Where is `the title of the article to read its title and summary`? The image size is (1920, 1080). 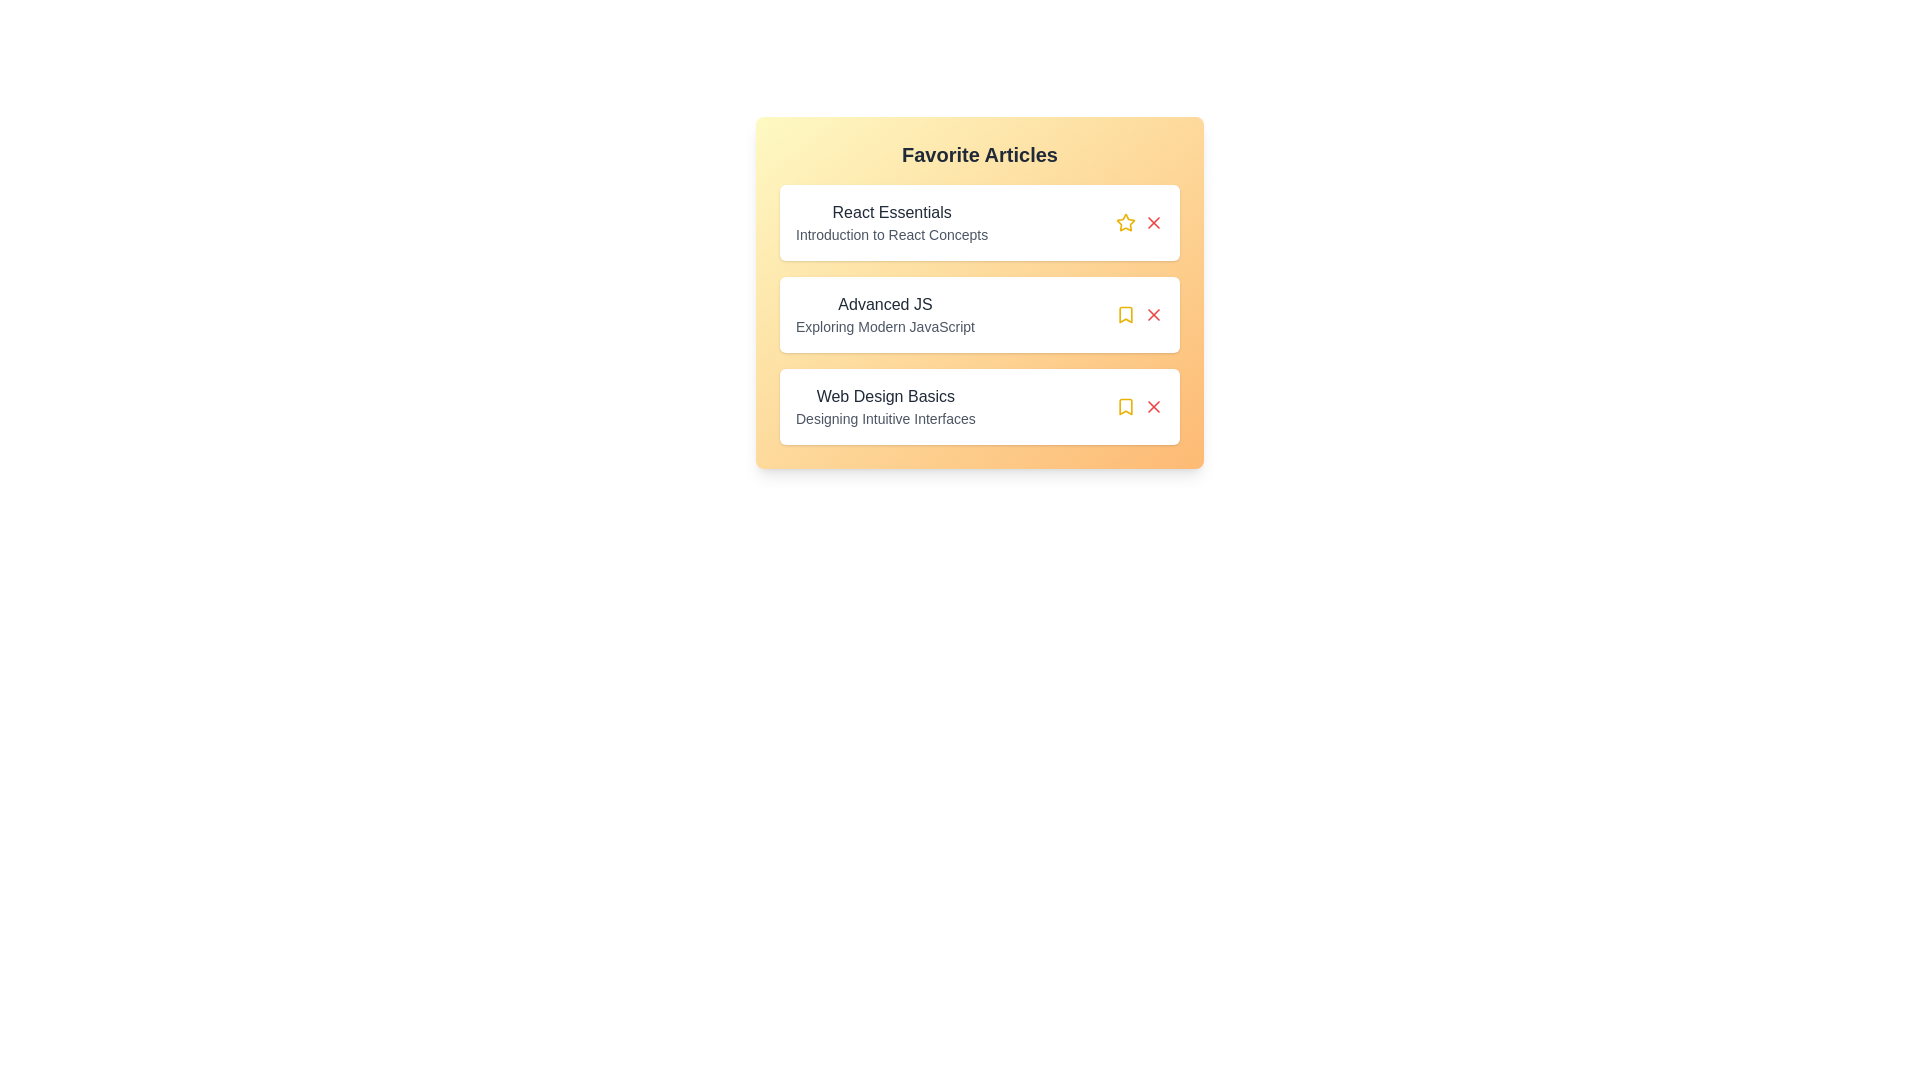 the title of the article to read its title and summary is located at coordinates (891, 212).